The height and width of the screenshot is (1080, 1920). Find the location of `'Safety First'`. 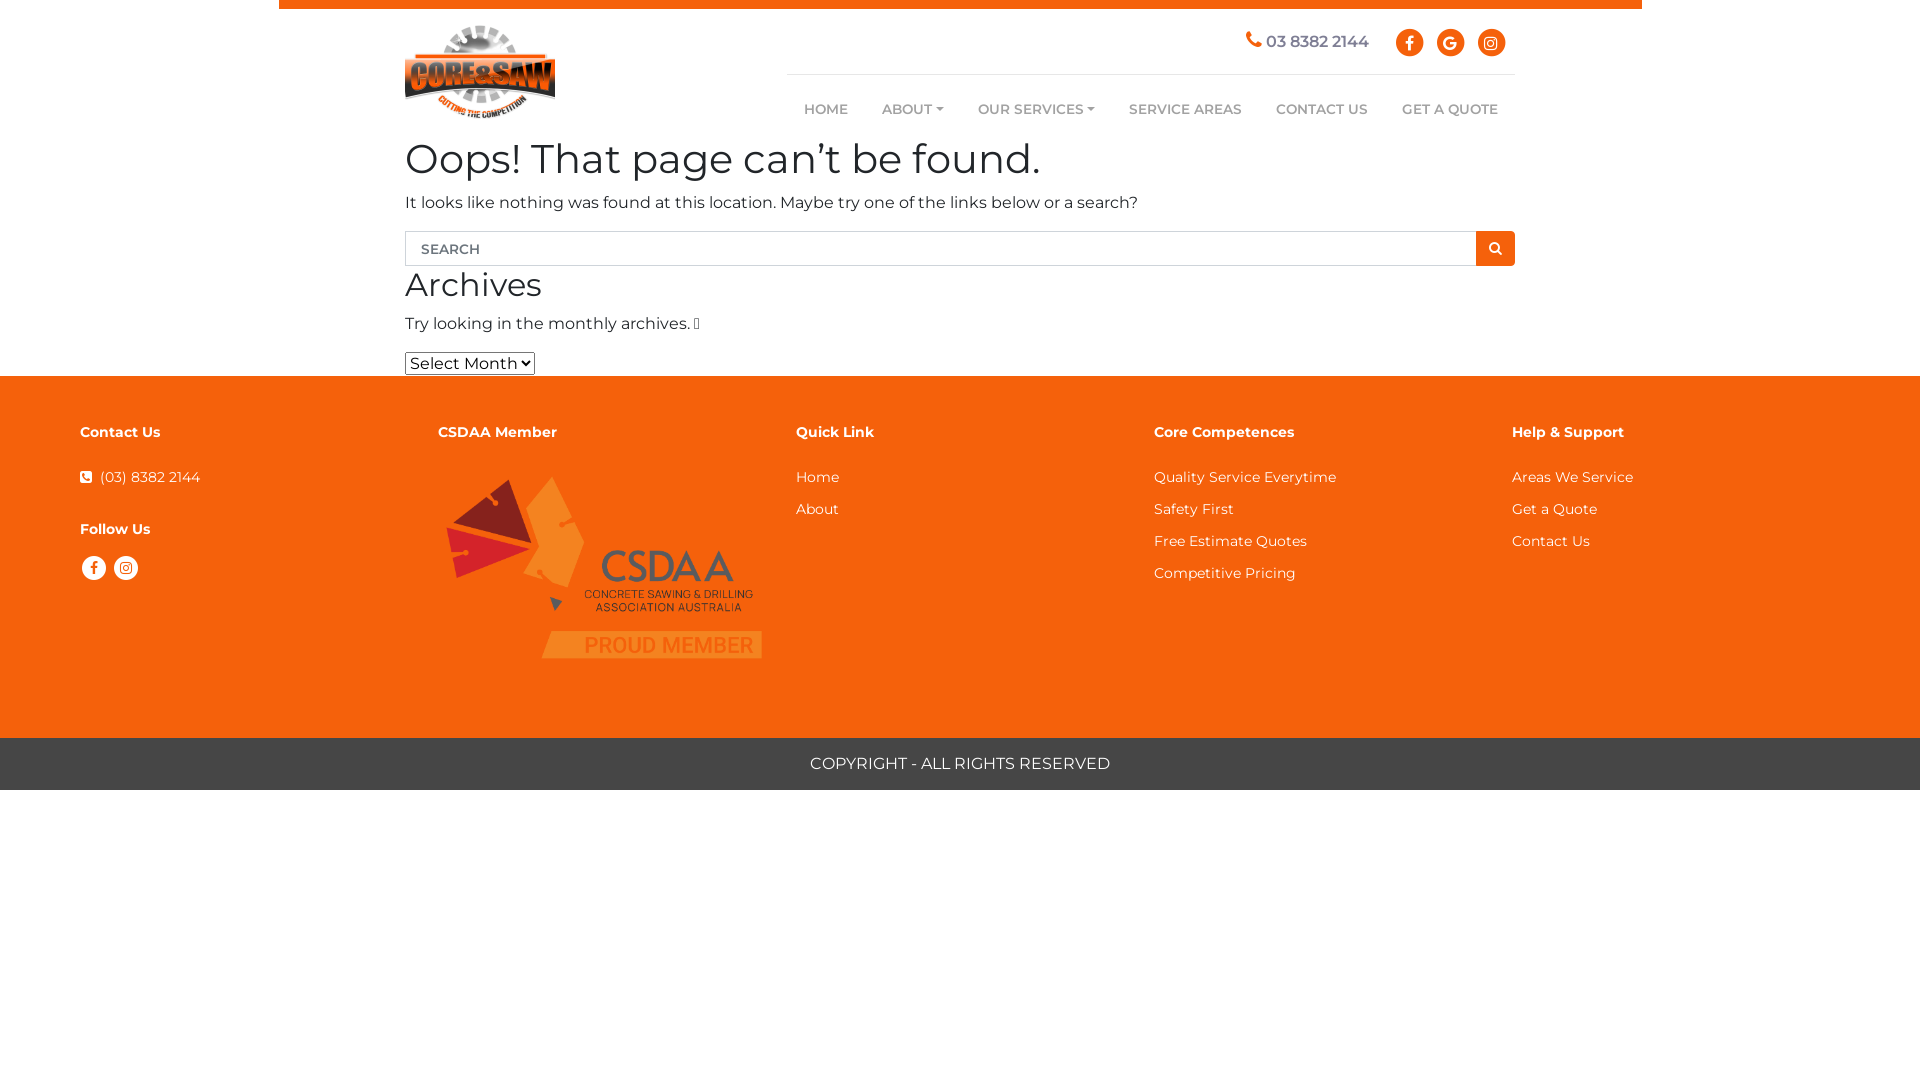

'Safety First' is located at coordinates (1194, 508).